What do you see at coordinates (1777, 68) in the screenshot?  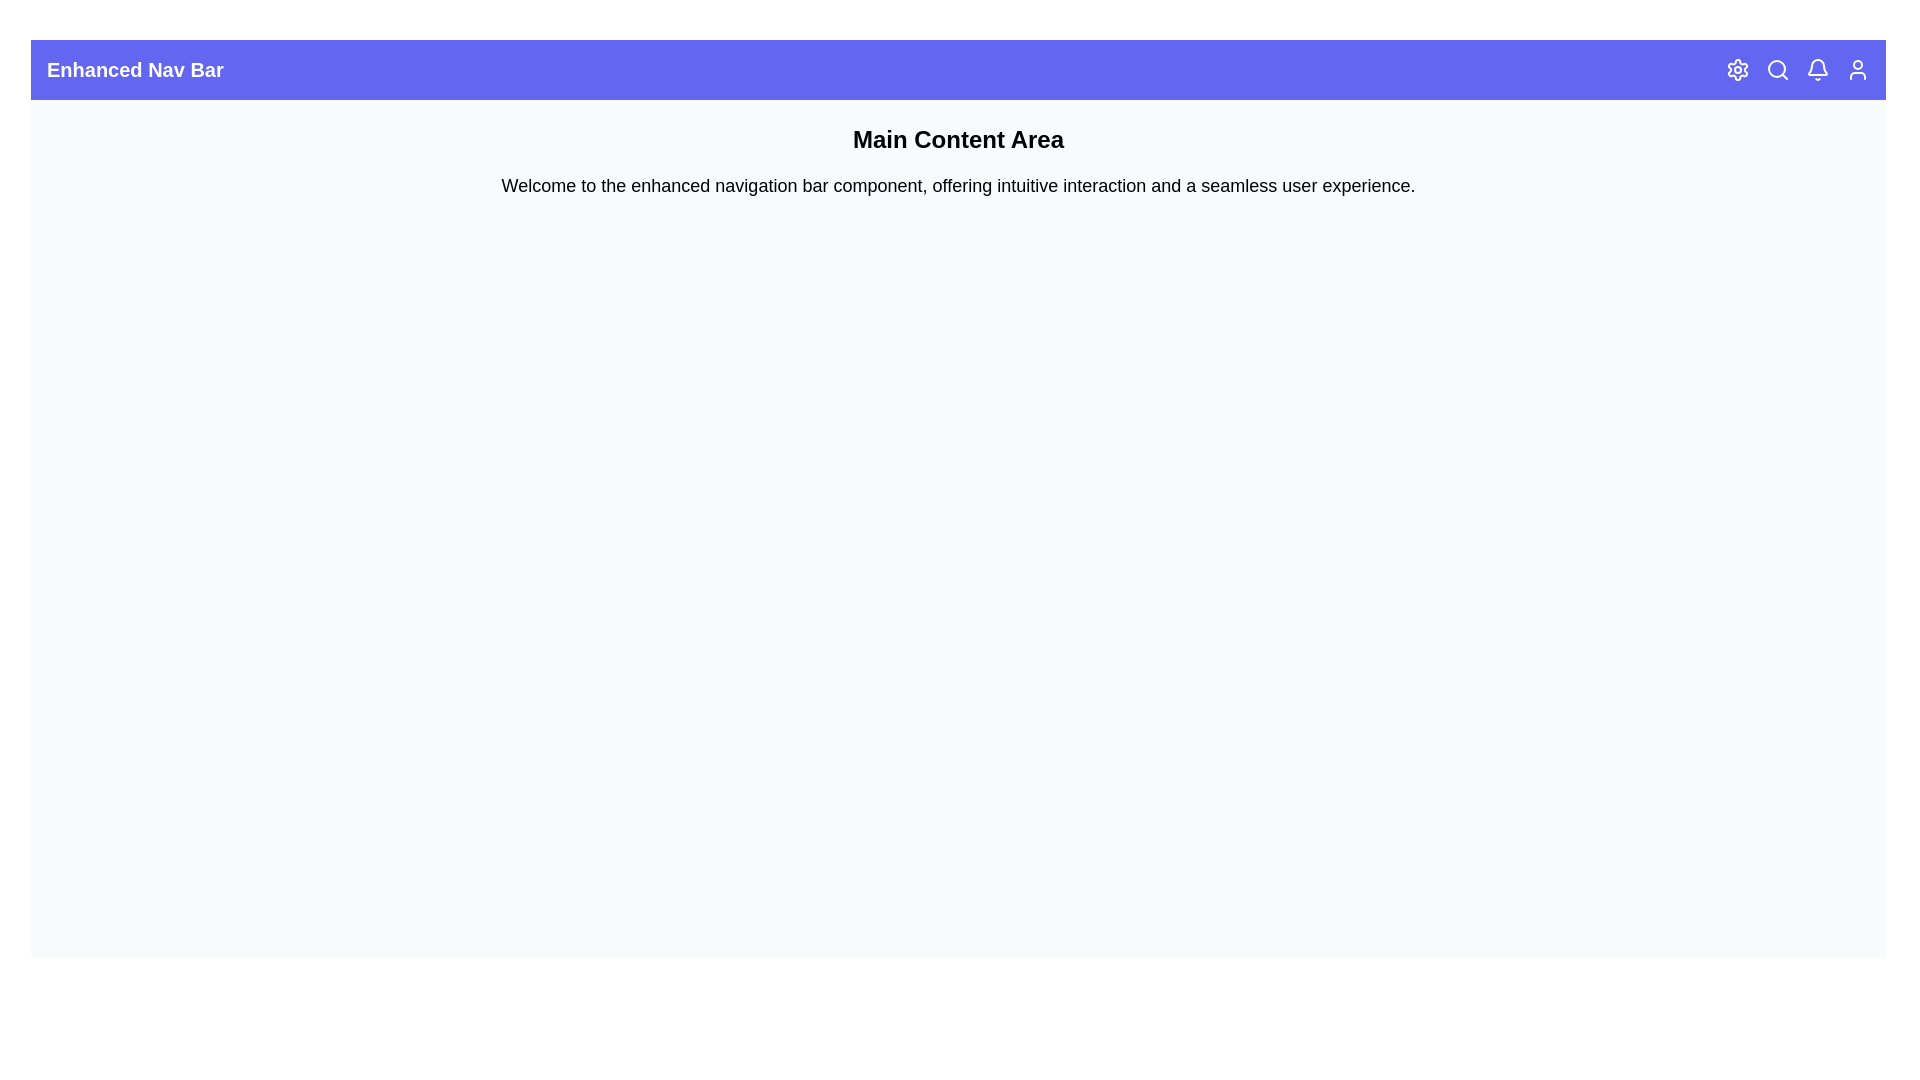 I see `the search icon to activate the search functionality` at bounding box center [1777, 68].